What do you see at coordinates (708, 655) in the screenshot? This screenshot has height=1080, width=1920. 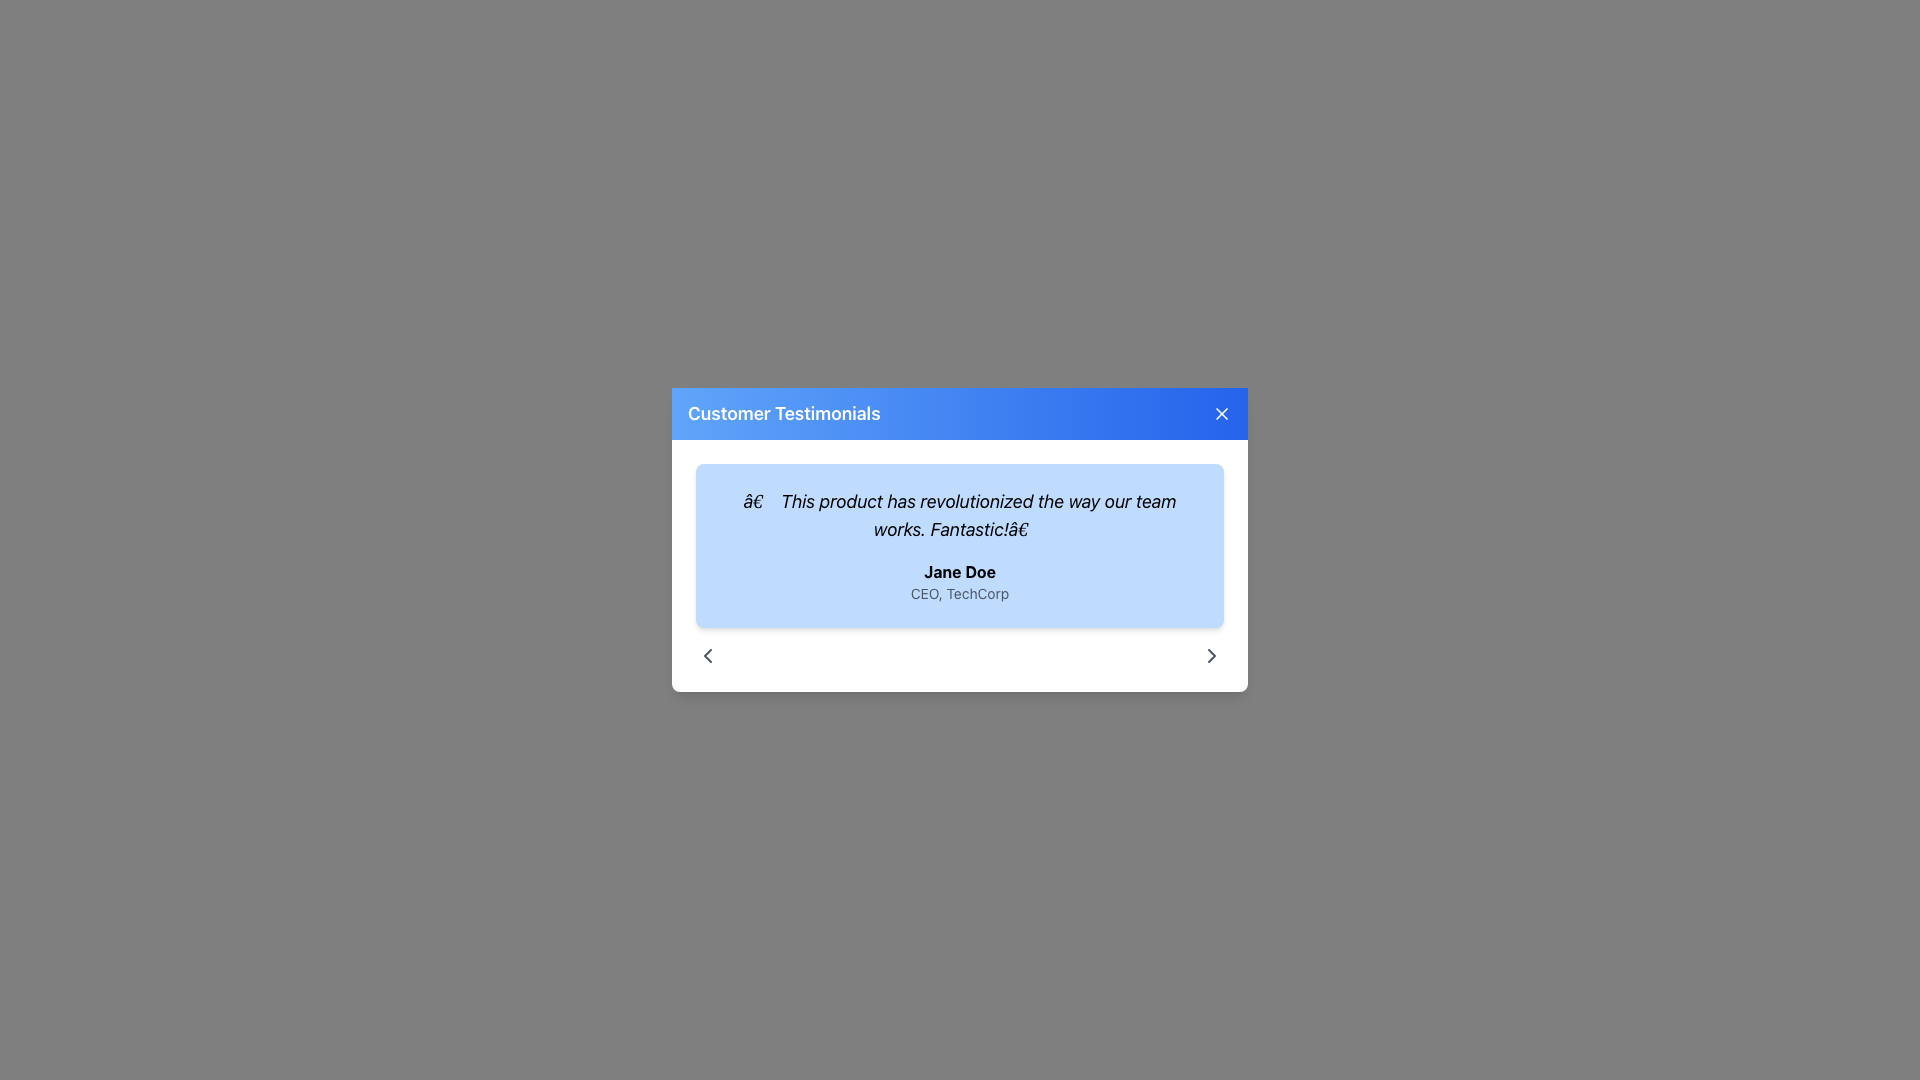 I see `the navigation button located at the bottom-left of the modal` at bounding box center [708, 655].